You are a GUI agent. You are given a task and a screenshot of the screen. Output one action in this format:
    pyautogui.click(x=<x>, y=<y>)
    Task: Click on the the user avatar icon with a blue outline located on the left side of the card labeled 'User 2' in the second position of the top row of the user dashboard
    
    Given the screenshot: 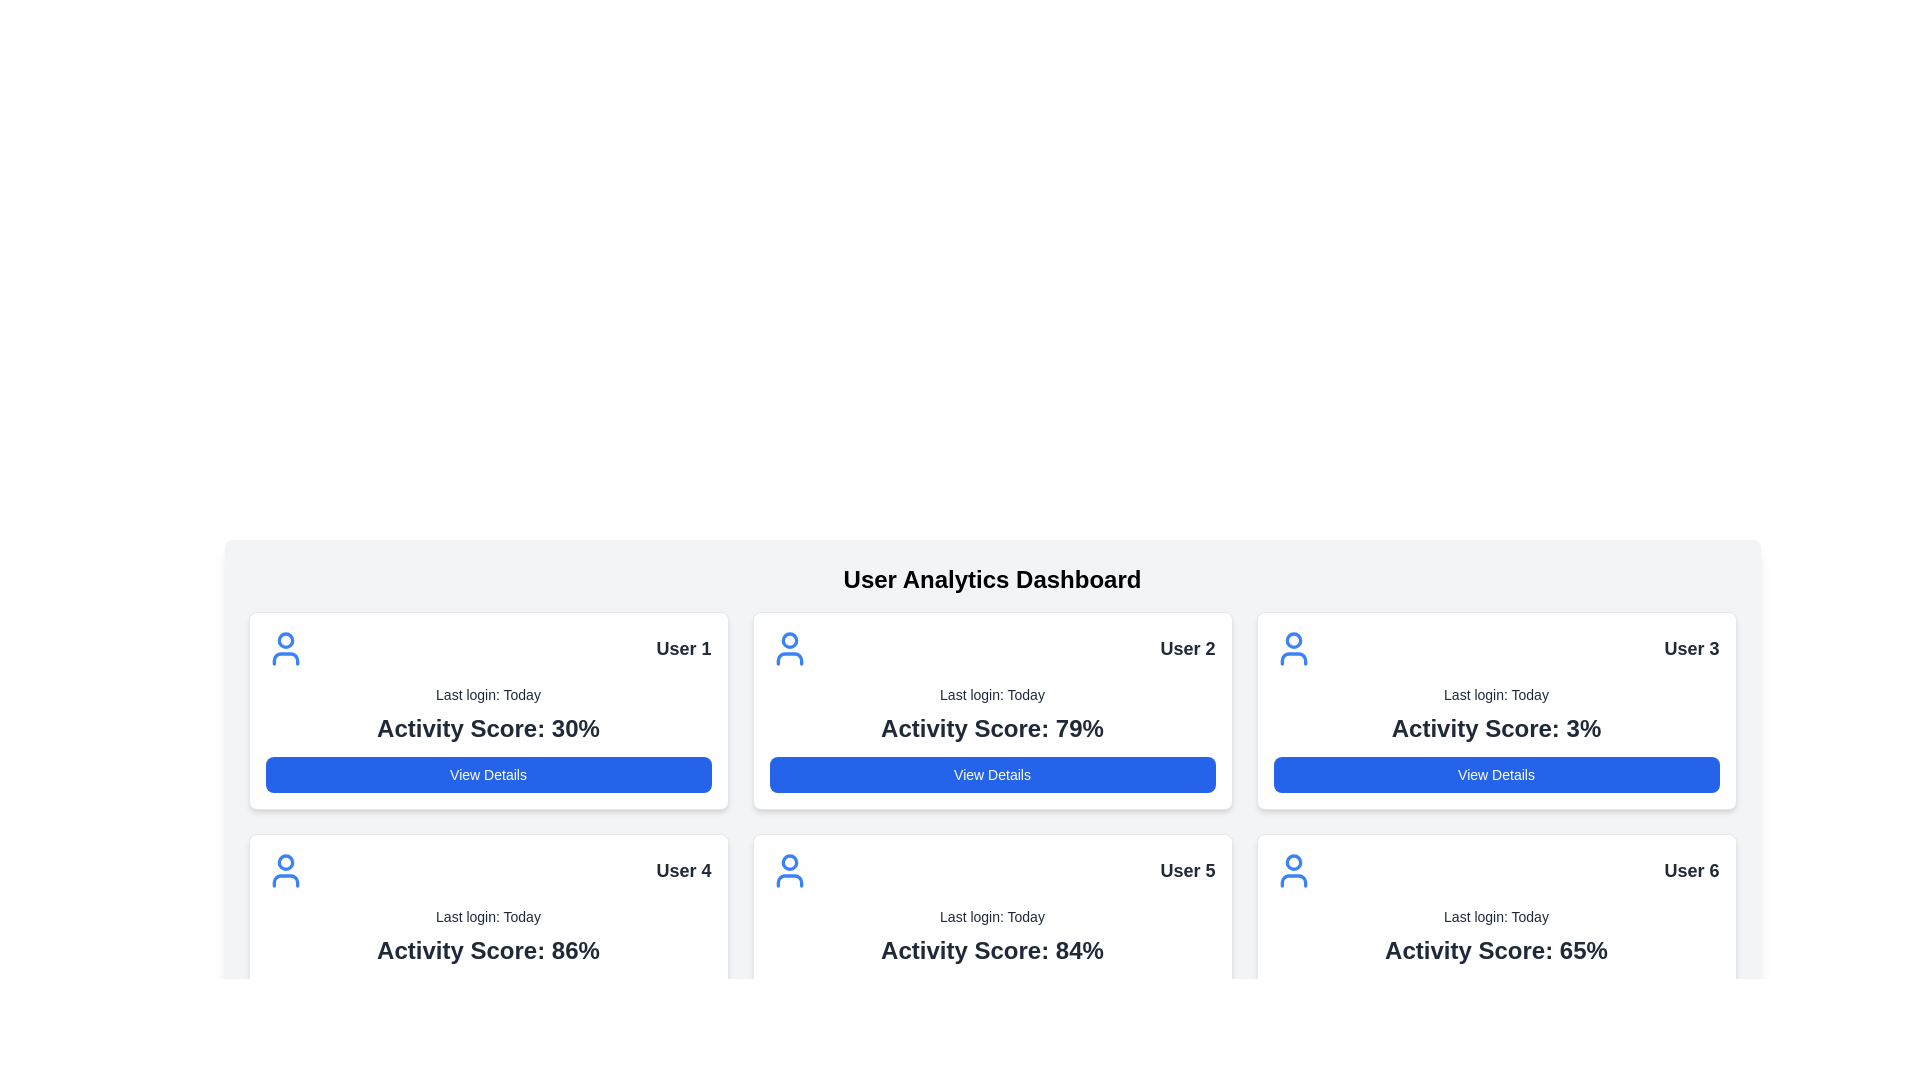 What is the action you would take?
    pyautogui.click(x=788, y=648)
    